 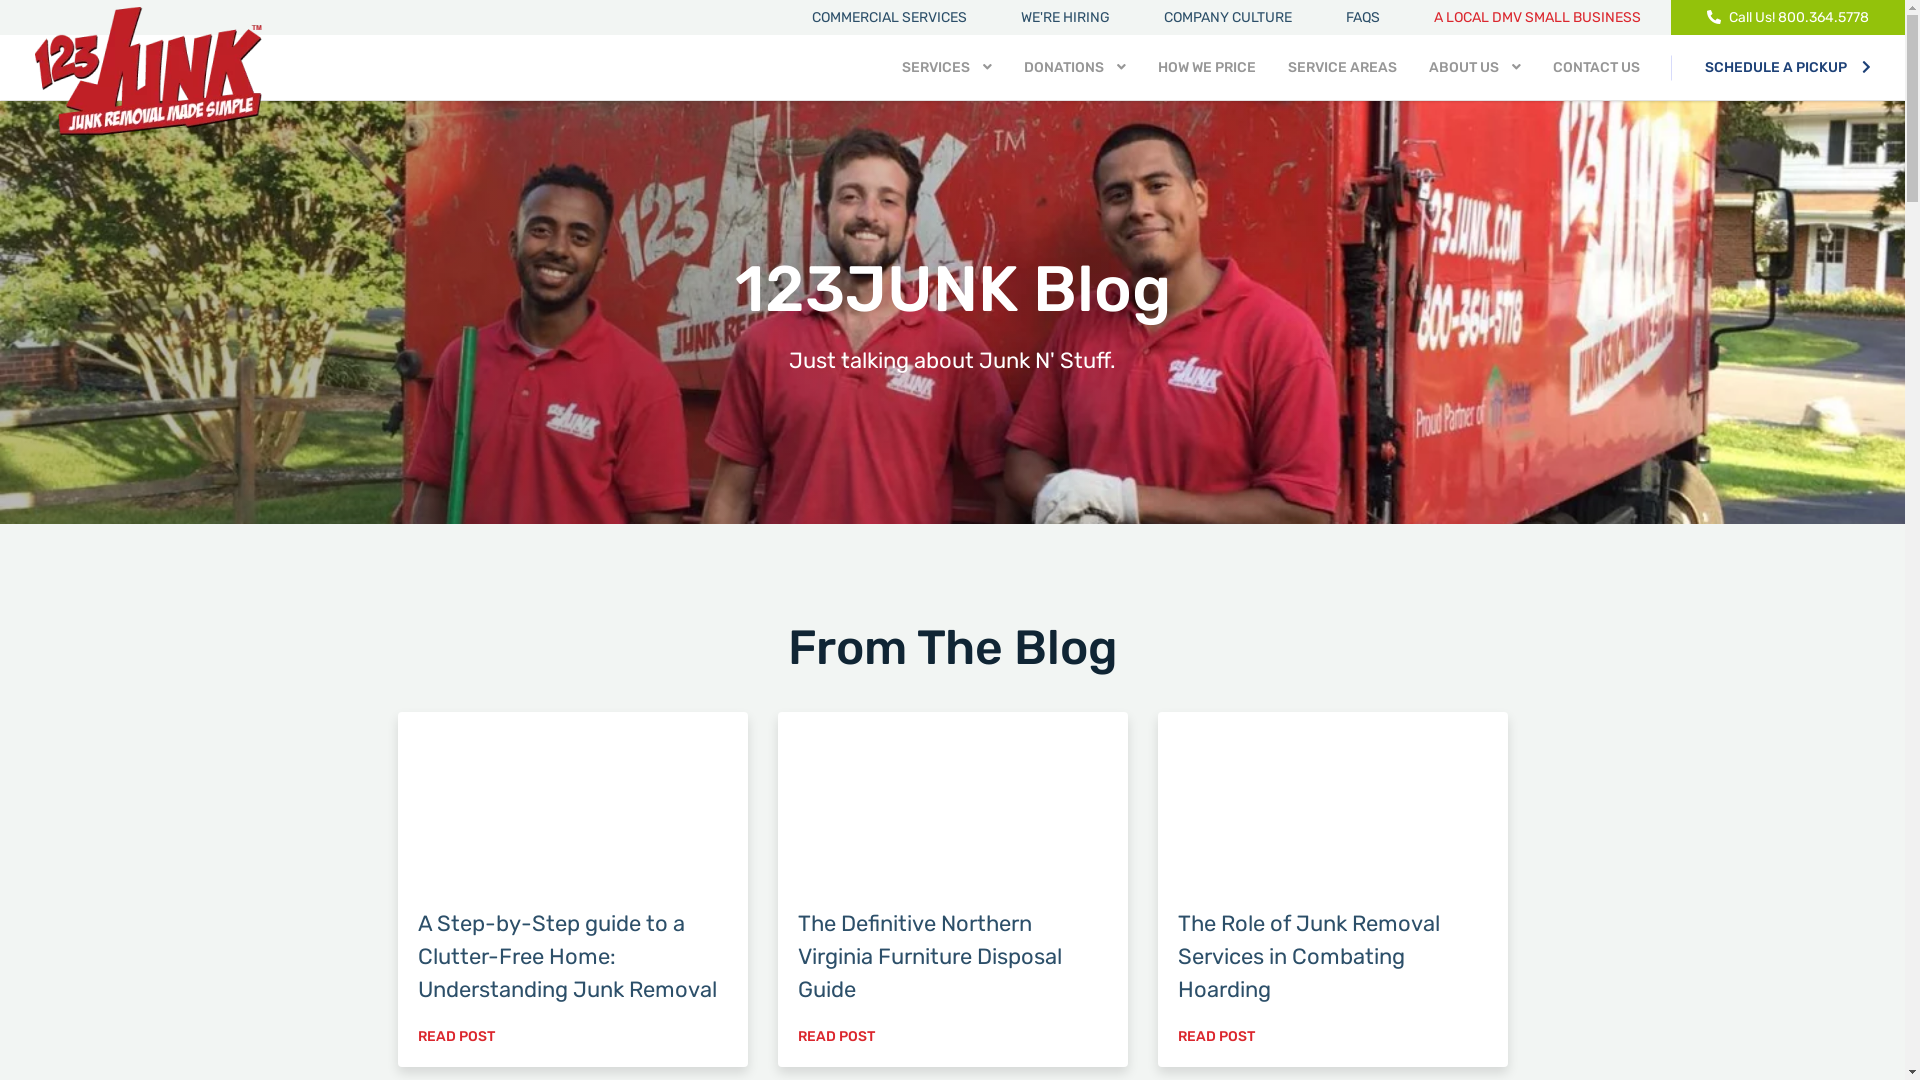 I want to click on 'CONTACT US', so click(x=1552, y=66).